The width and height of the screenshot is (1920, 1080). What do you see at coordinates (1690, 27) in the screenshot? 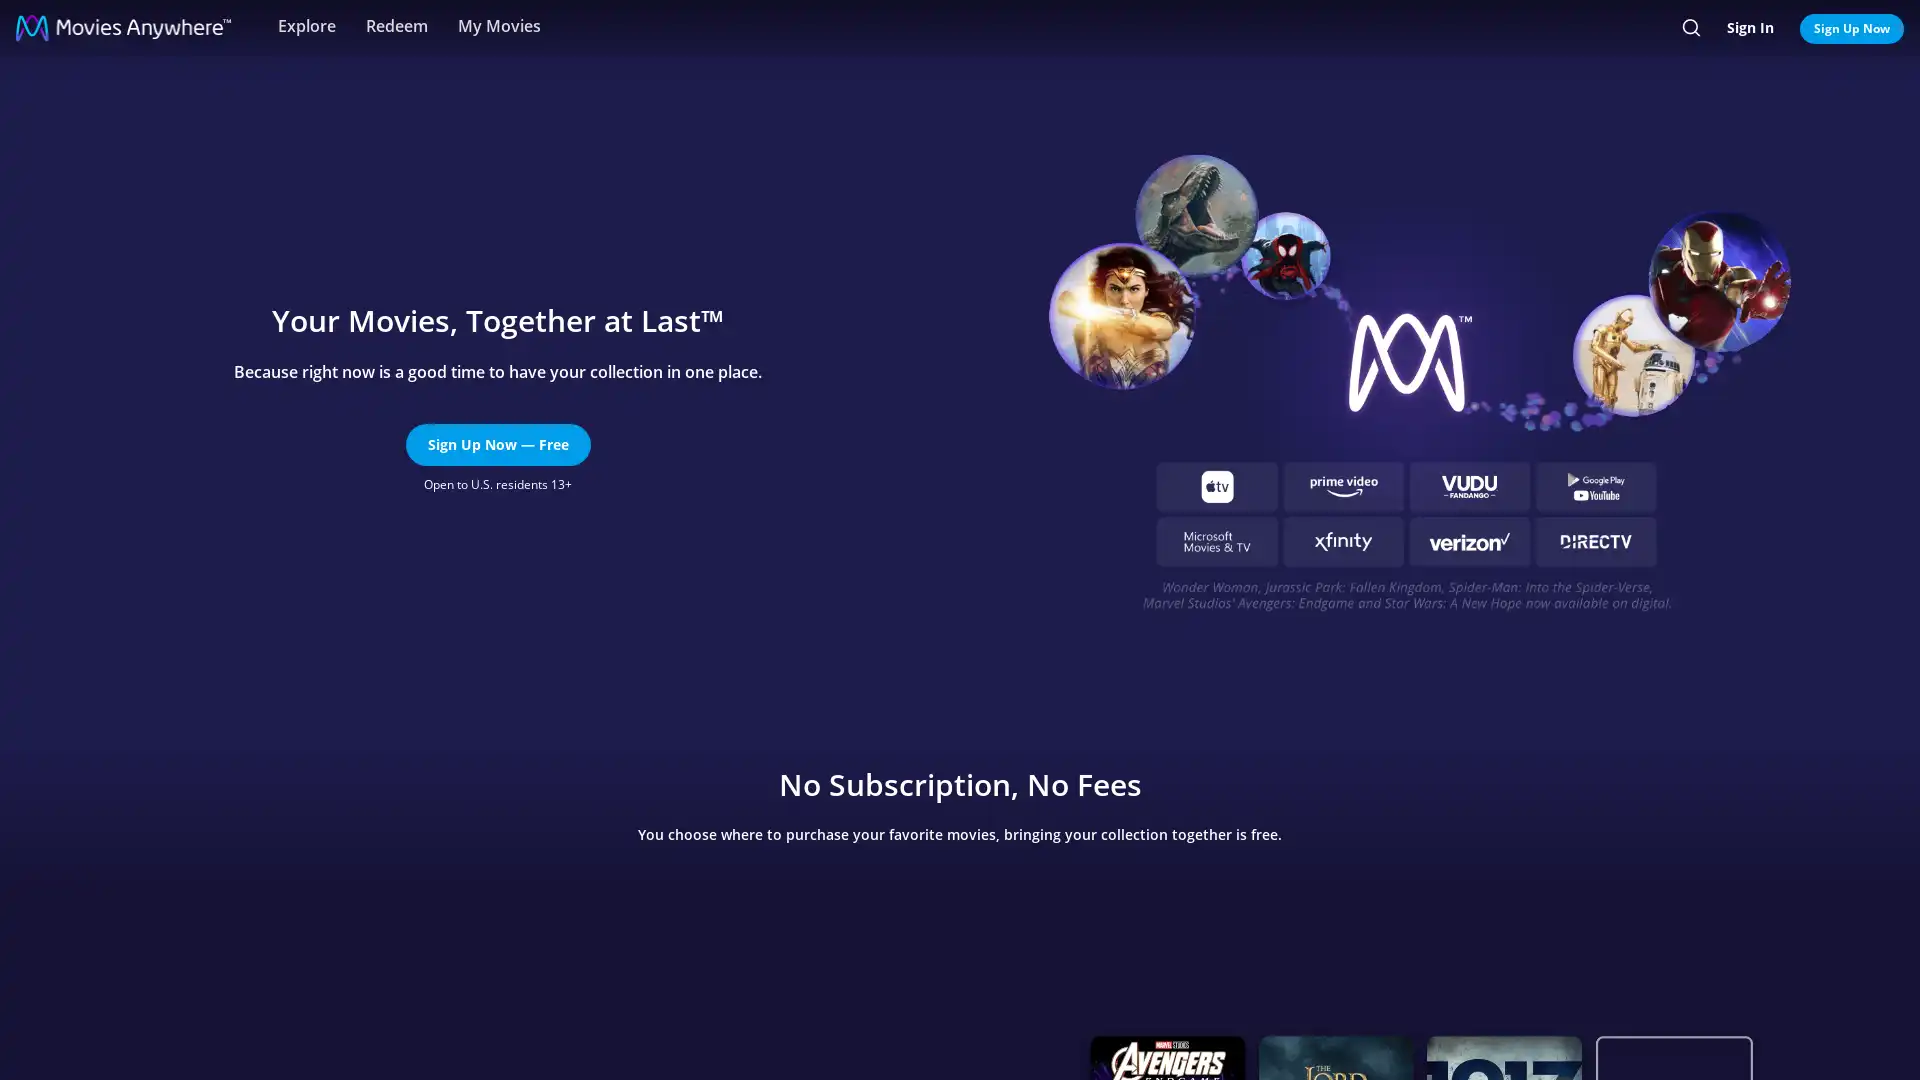
I see `Search` at bounding box center [1690, 27].